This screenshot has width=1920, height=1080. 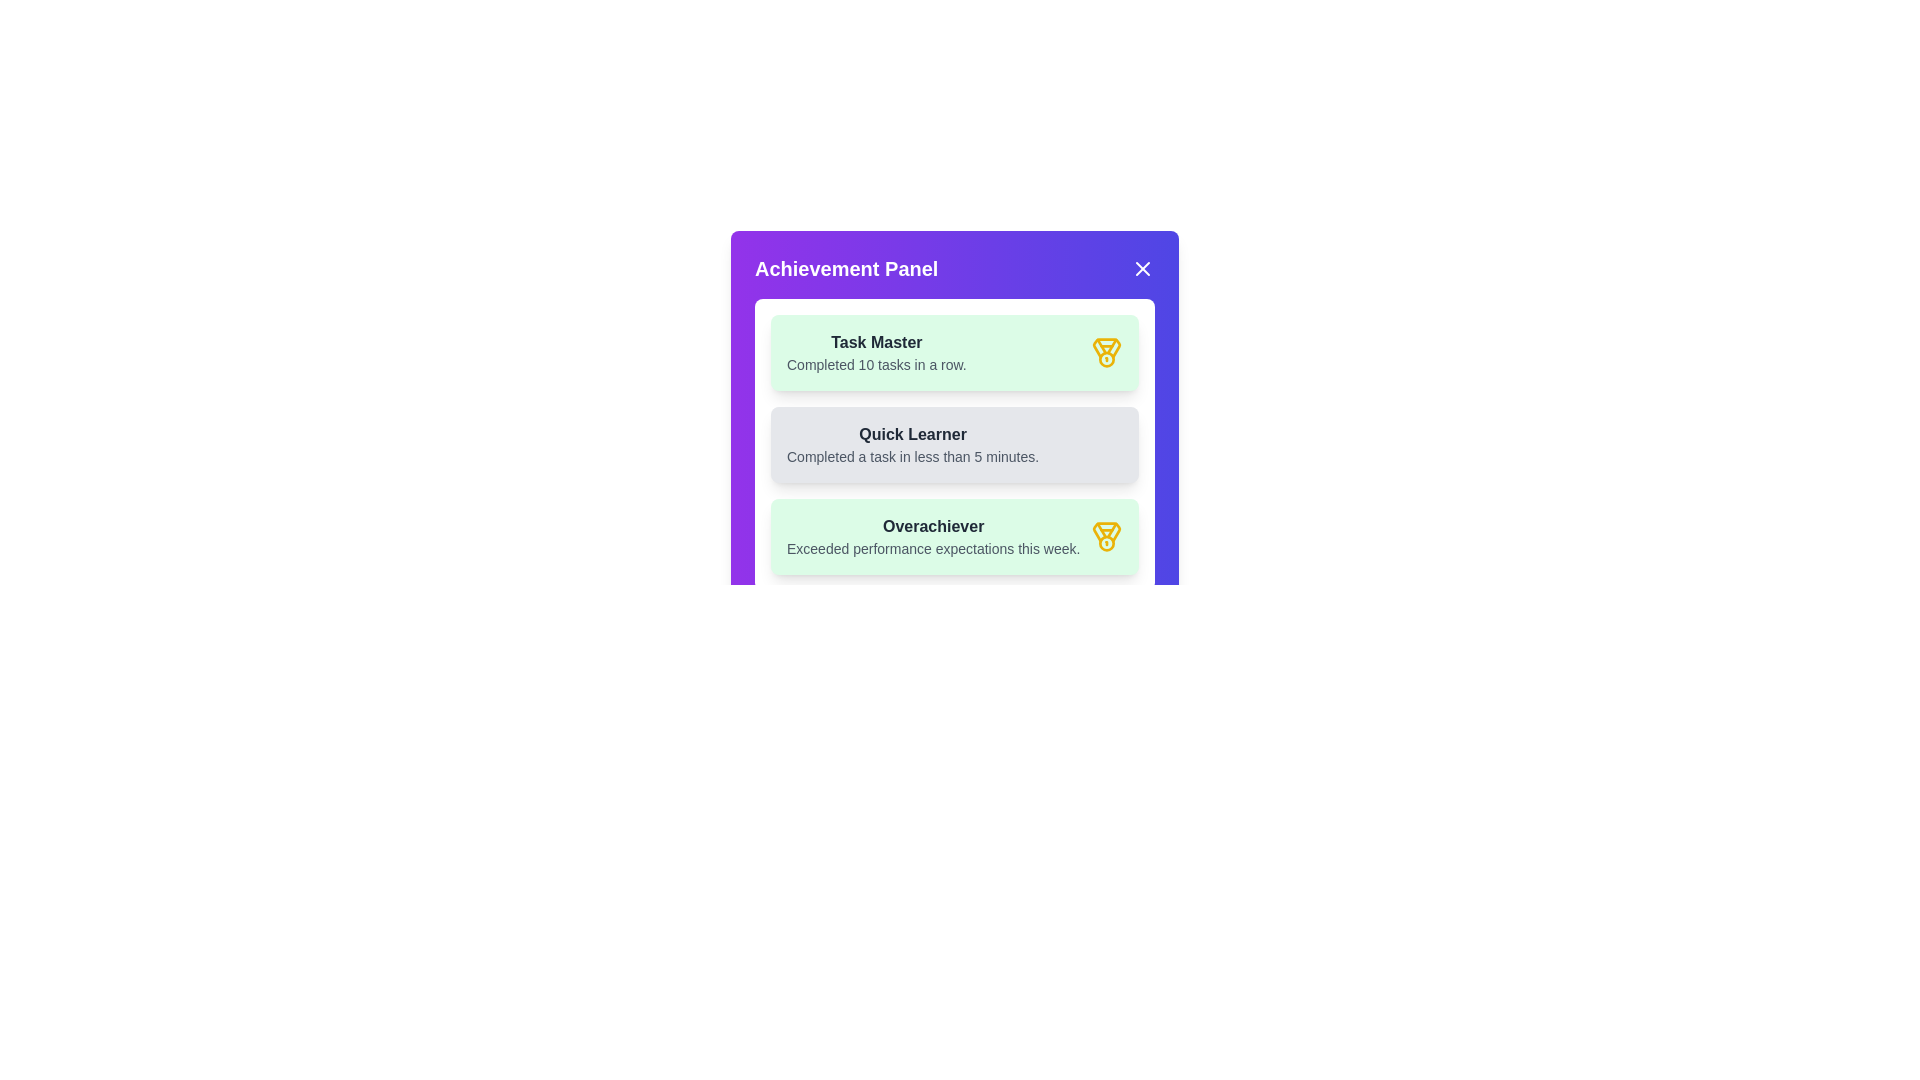 What do you see at coordinates (1106, 352) in the screenshot?
I see `the achievement icon that represents the completion of the 'Task Master' task, located at the far right next to the 'Task Master' text` at bounding box center [1106, 352].